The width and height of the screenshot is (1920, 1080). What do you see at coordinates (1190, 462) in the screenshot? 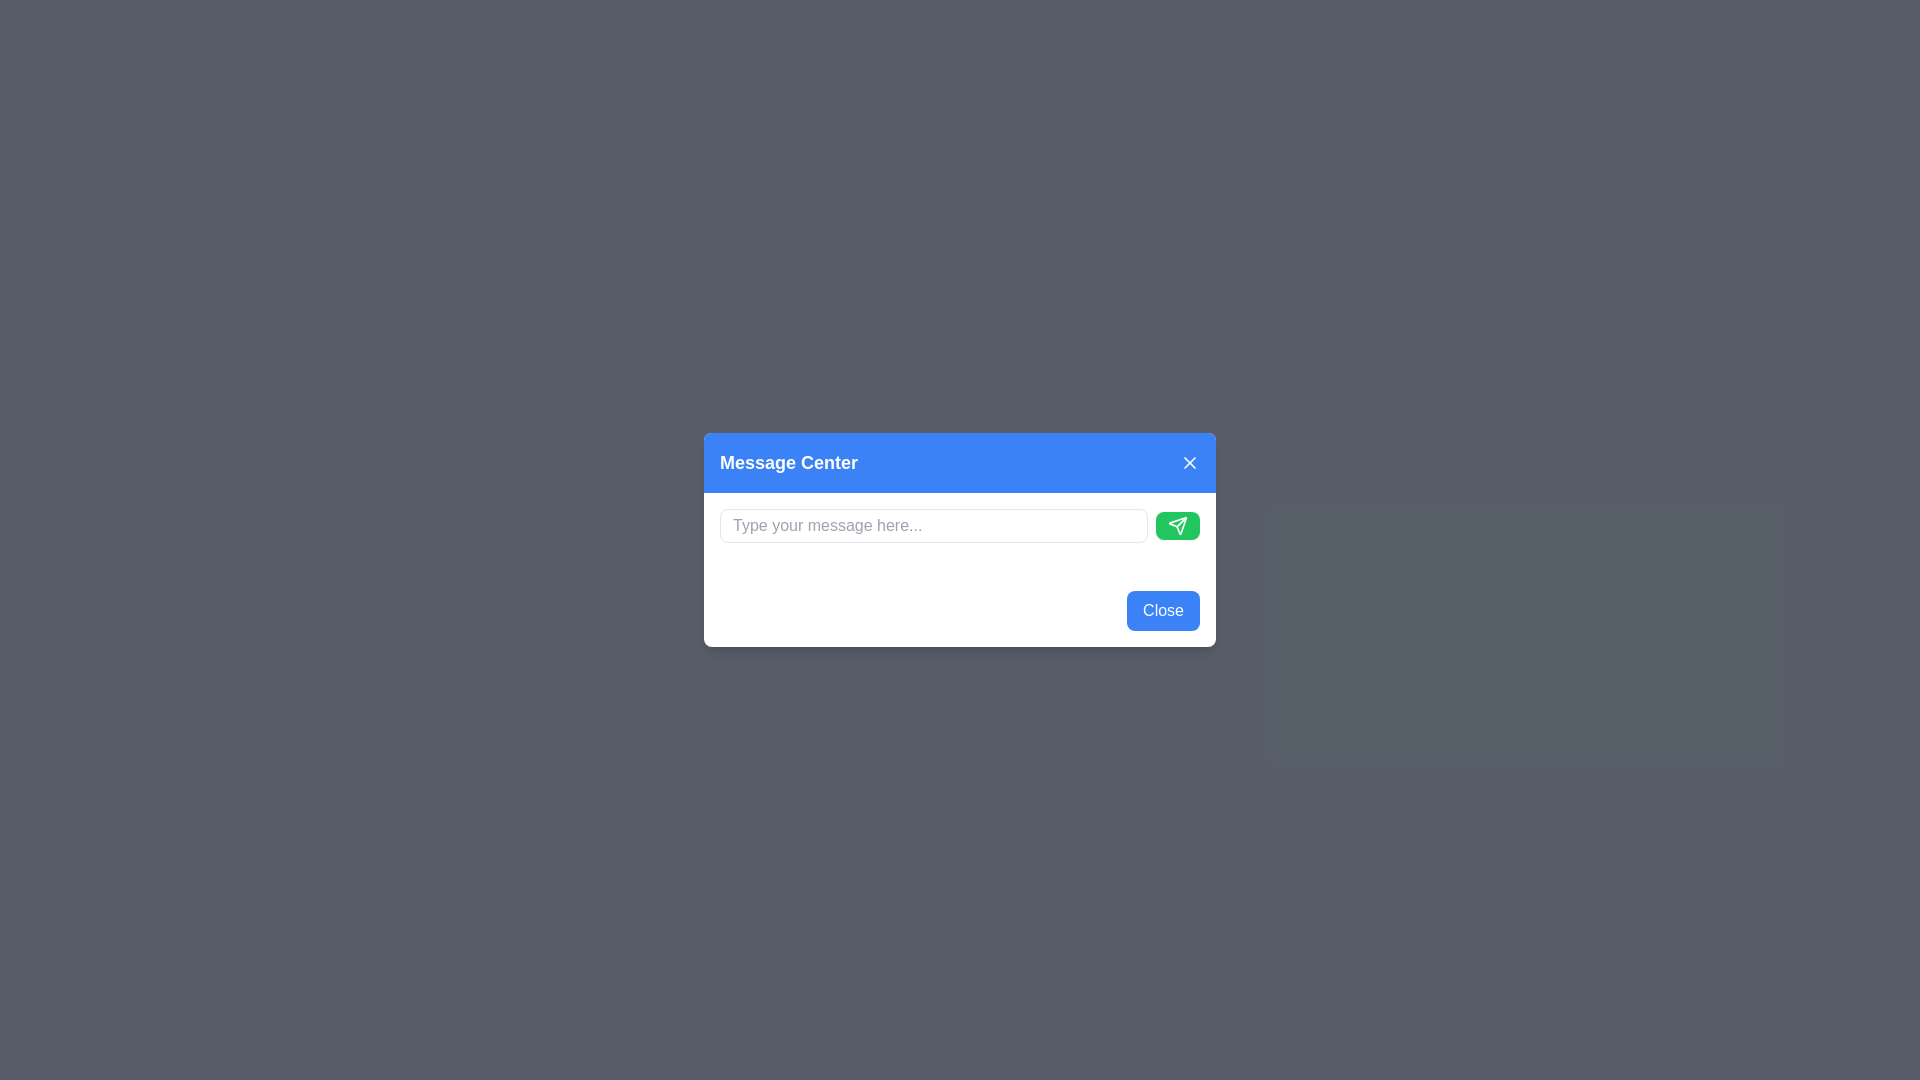
I see `the small button with a cross (X) icon, styled with a white outline and blue background, located in the top right corner of the title bar of the message center dialog box` at bounding box center [1190, 462].